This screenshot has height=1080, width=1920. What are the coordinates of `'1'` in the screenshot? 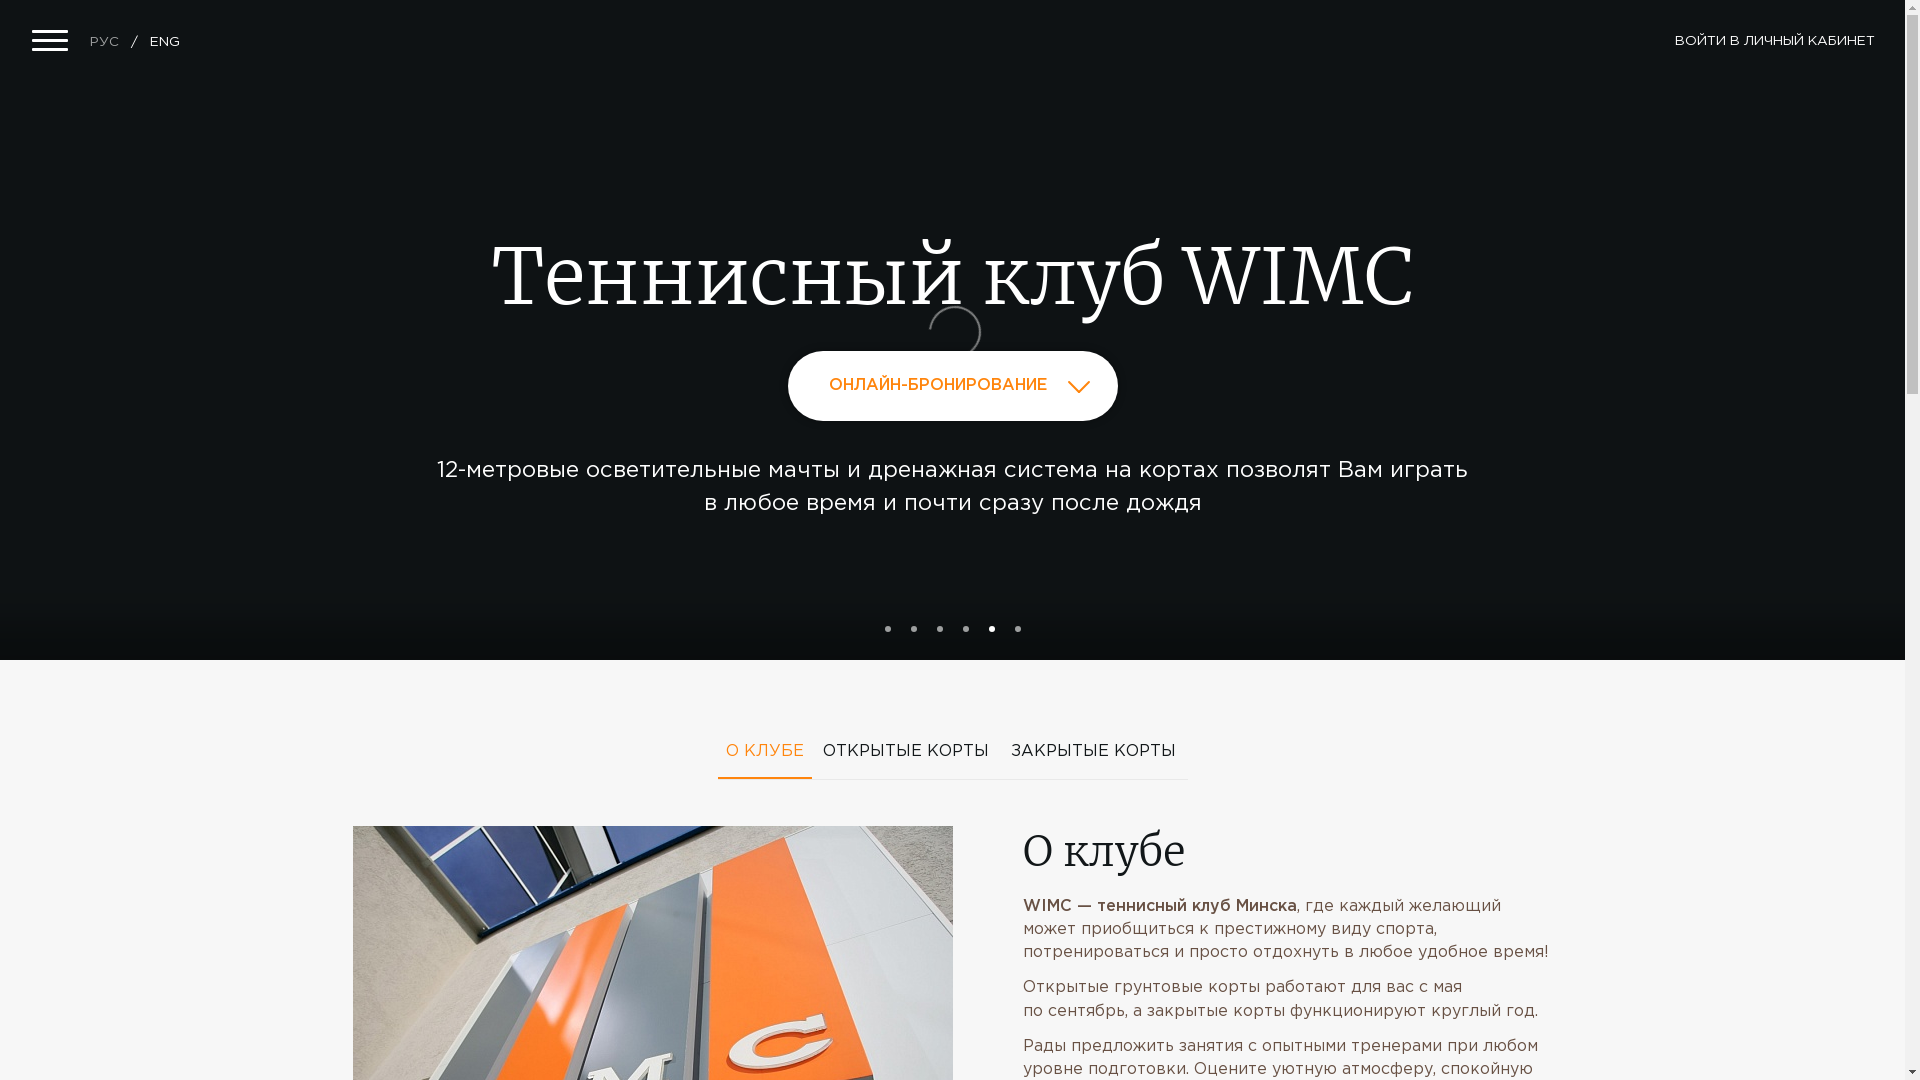 It's located at (886, 627).